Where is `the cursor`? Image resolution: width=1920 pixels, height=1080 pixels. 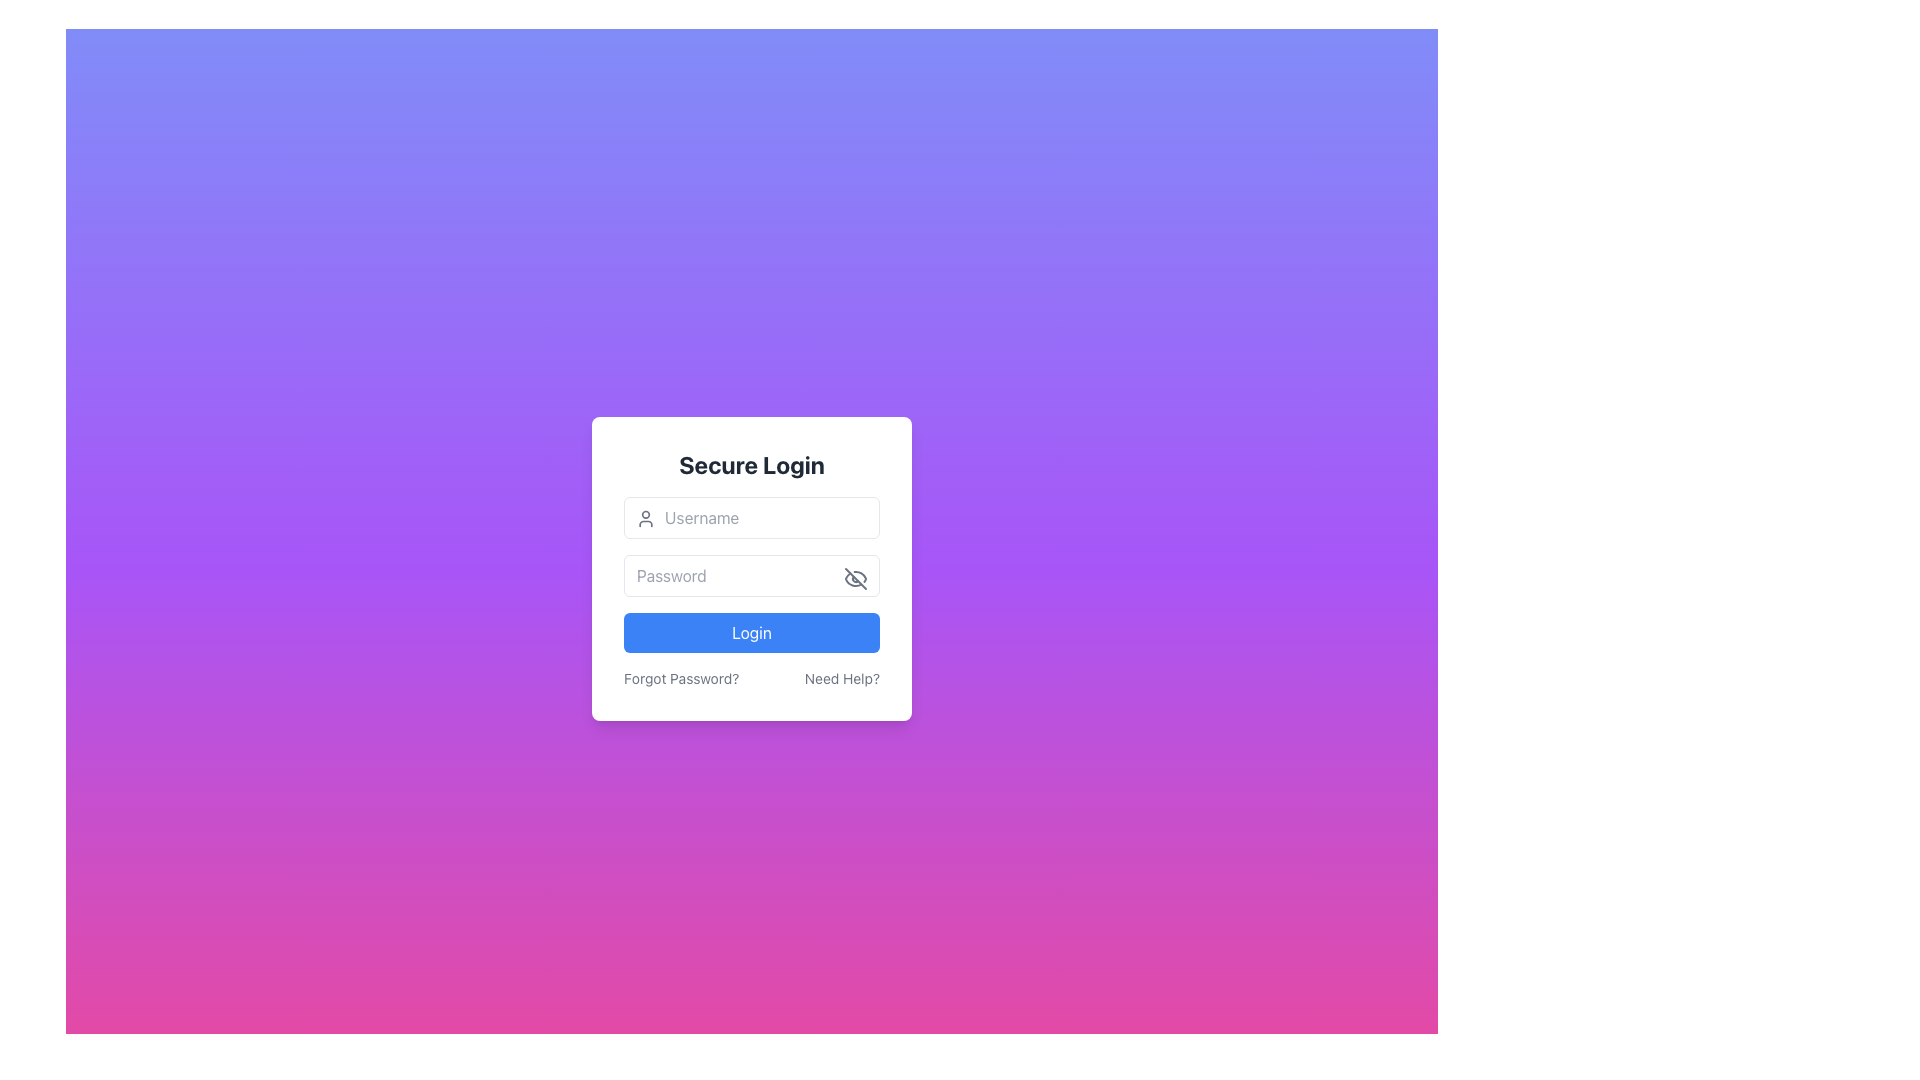 the cursor is located at coordinates (751, 516).